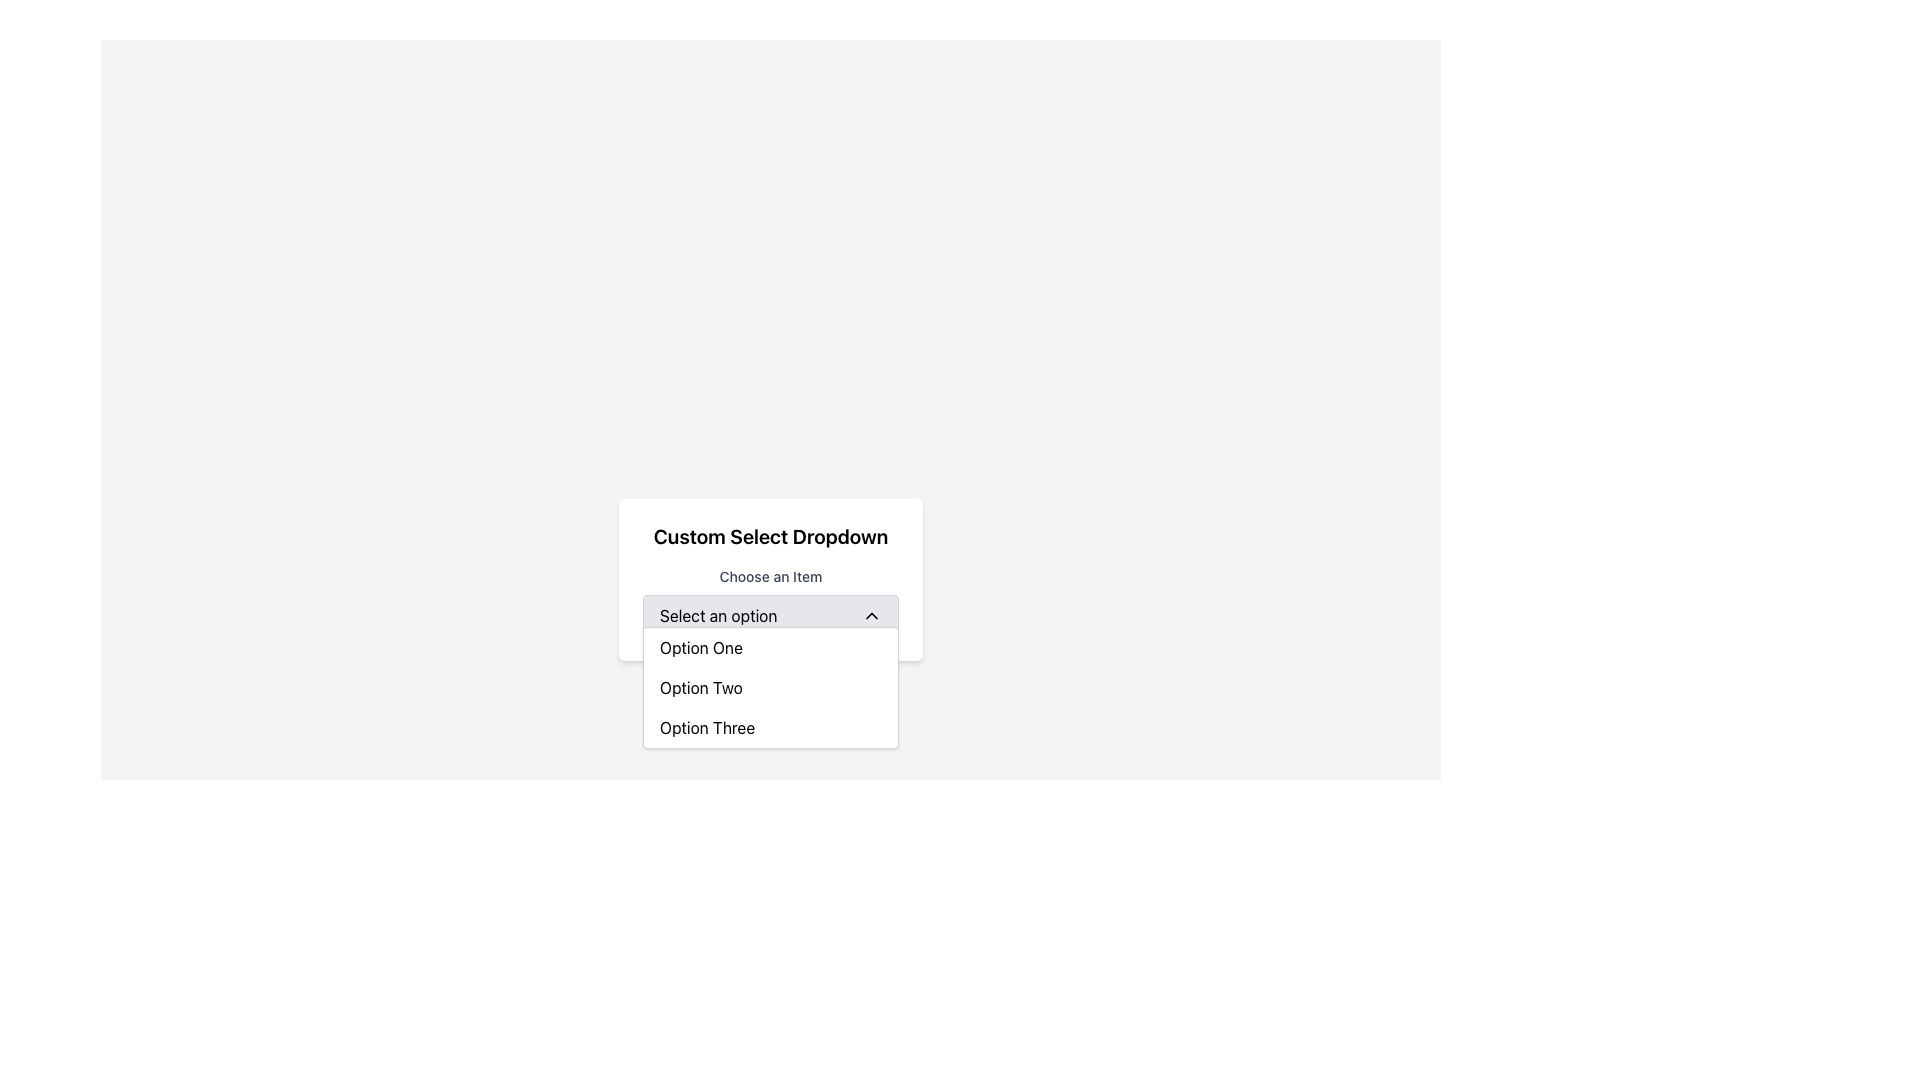  What do you see at coordinates (770, 577) in the screenshot?
I see `the text label displaying 'Choose an Item', which is a small gray font header for the dropdown below` at bounding box center [770, 577].